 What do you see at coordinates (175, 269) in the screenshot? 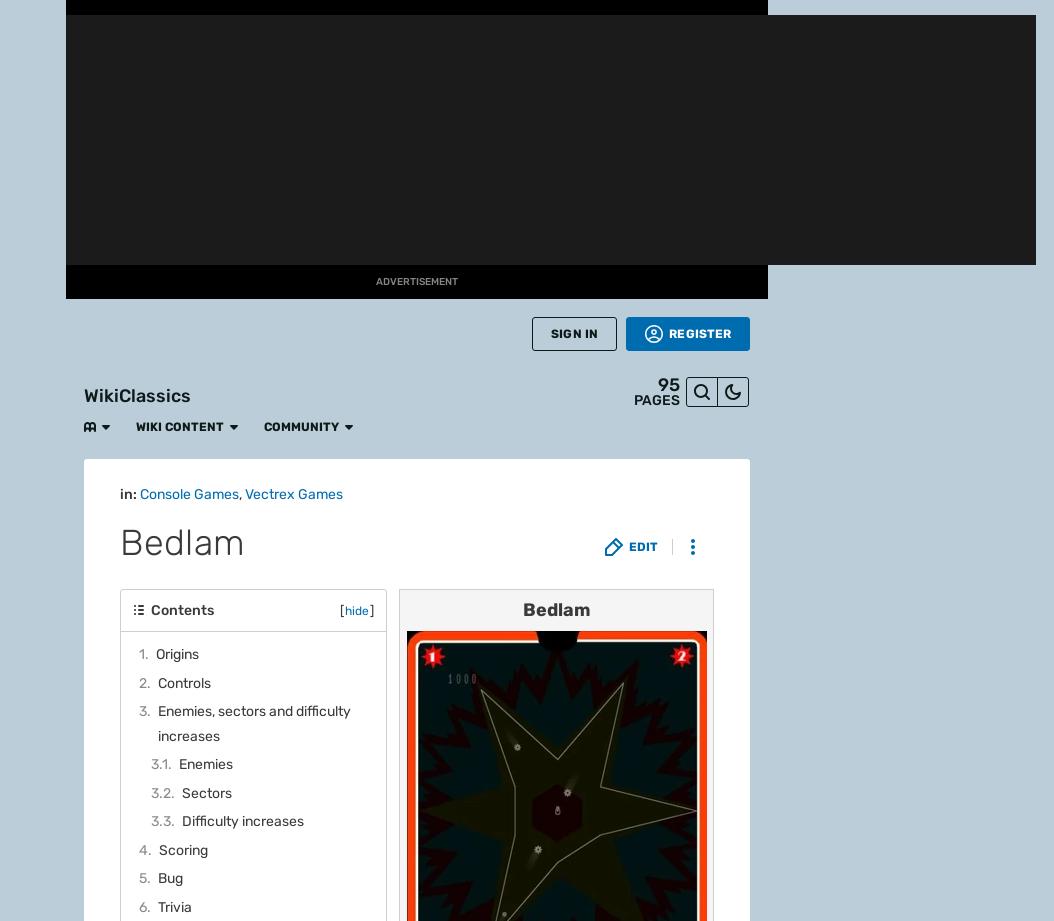
I see `'Popular Pages'` at bounding box center [175, 269].